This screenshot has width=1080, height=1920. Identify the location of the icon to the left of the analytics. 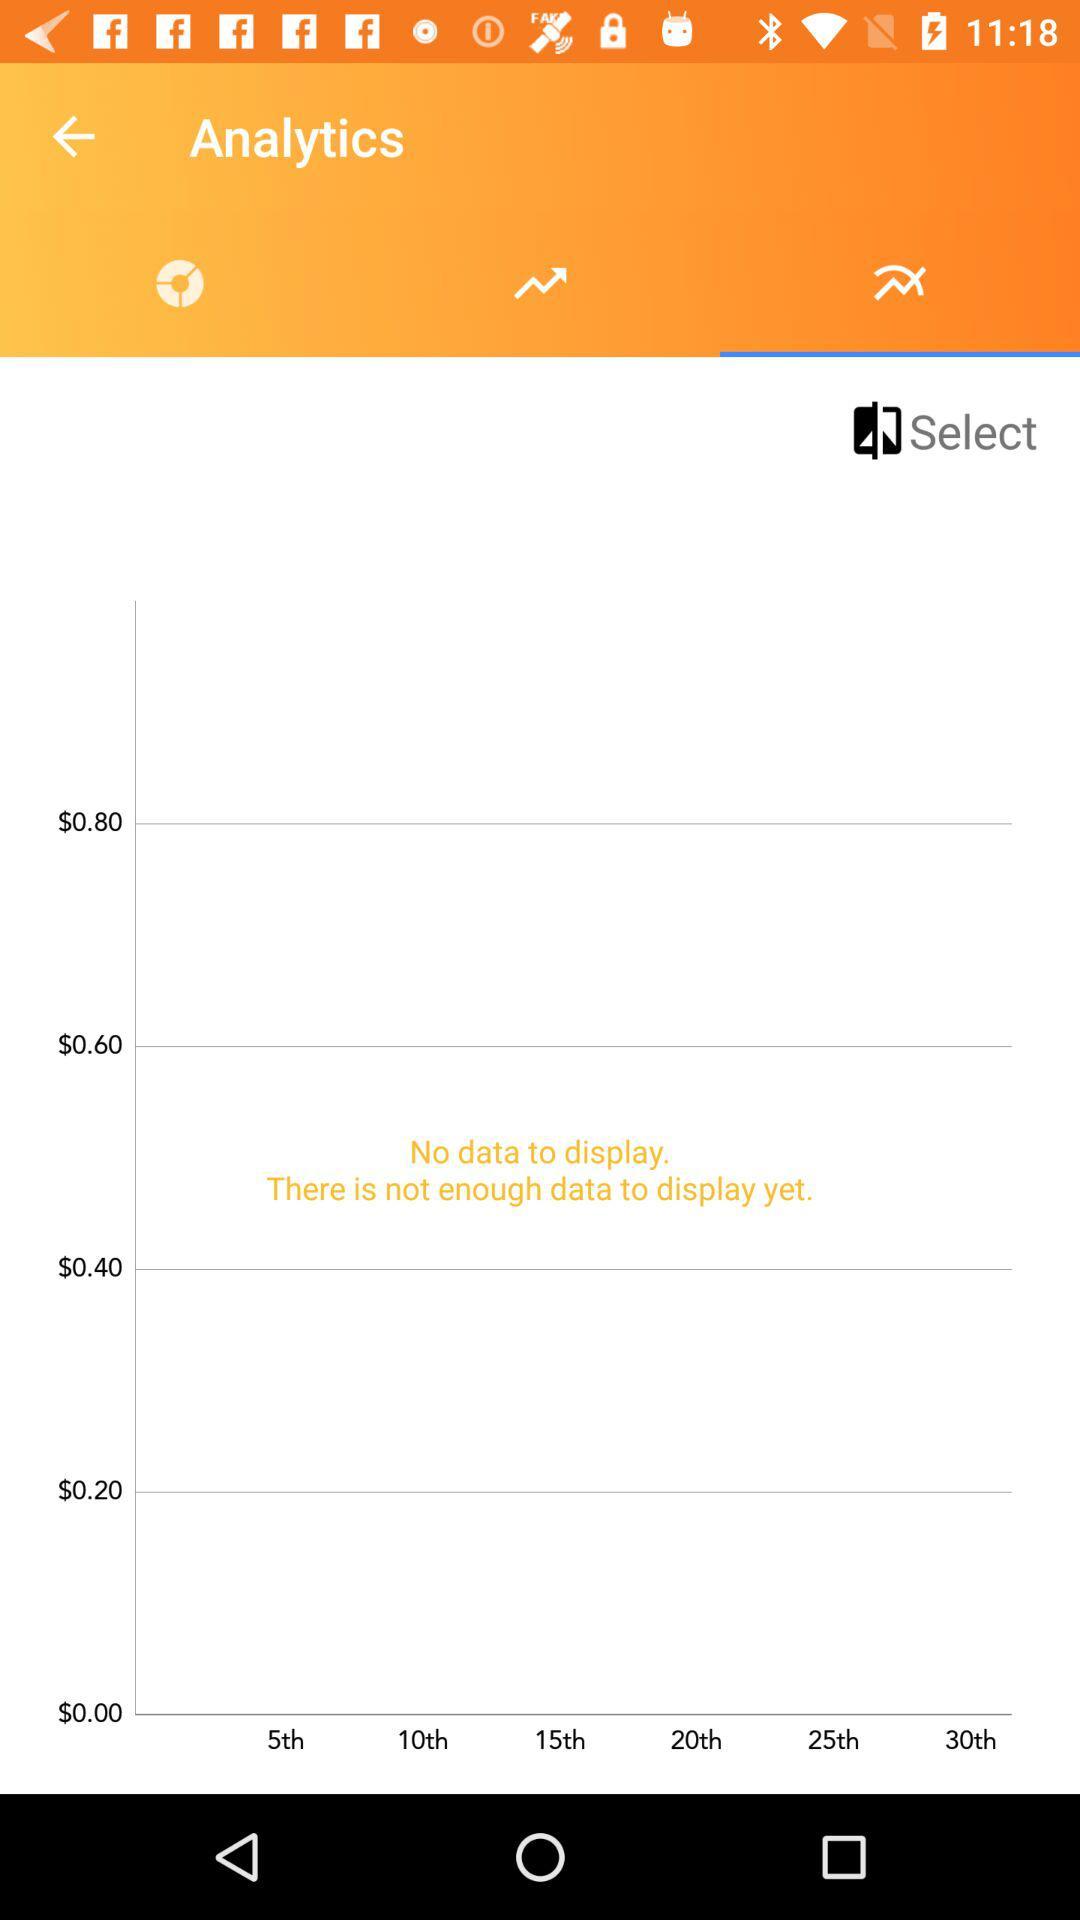
(72, 135).